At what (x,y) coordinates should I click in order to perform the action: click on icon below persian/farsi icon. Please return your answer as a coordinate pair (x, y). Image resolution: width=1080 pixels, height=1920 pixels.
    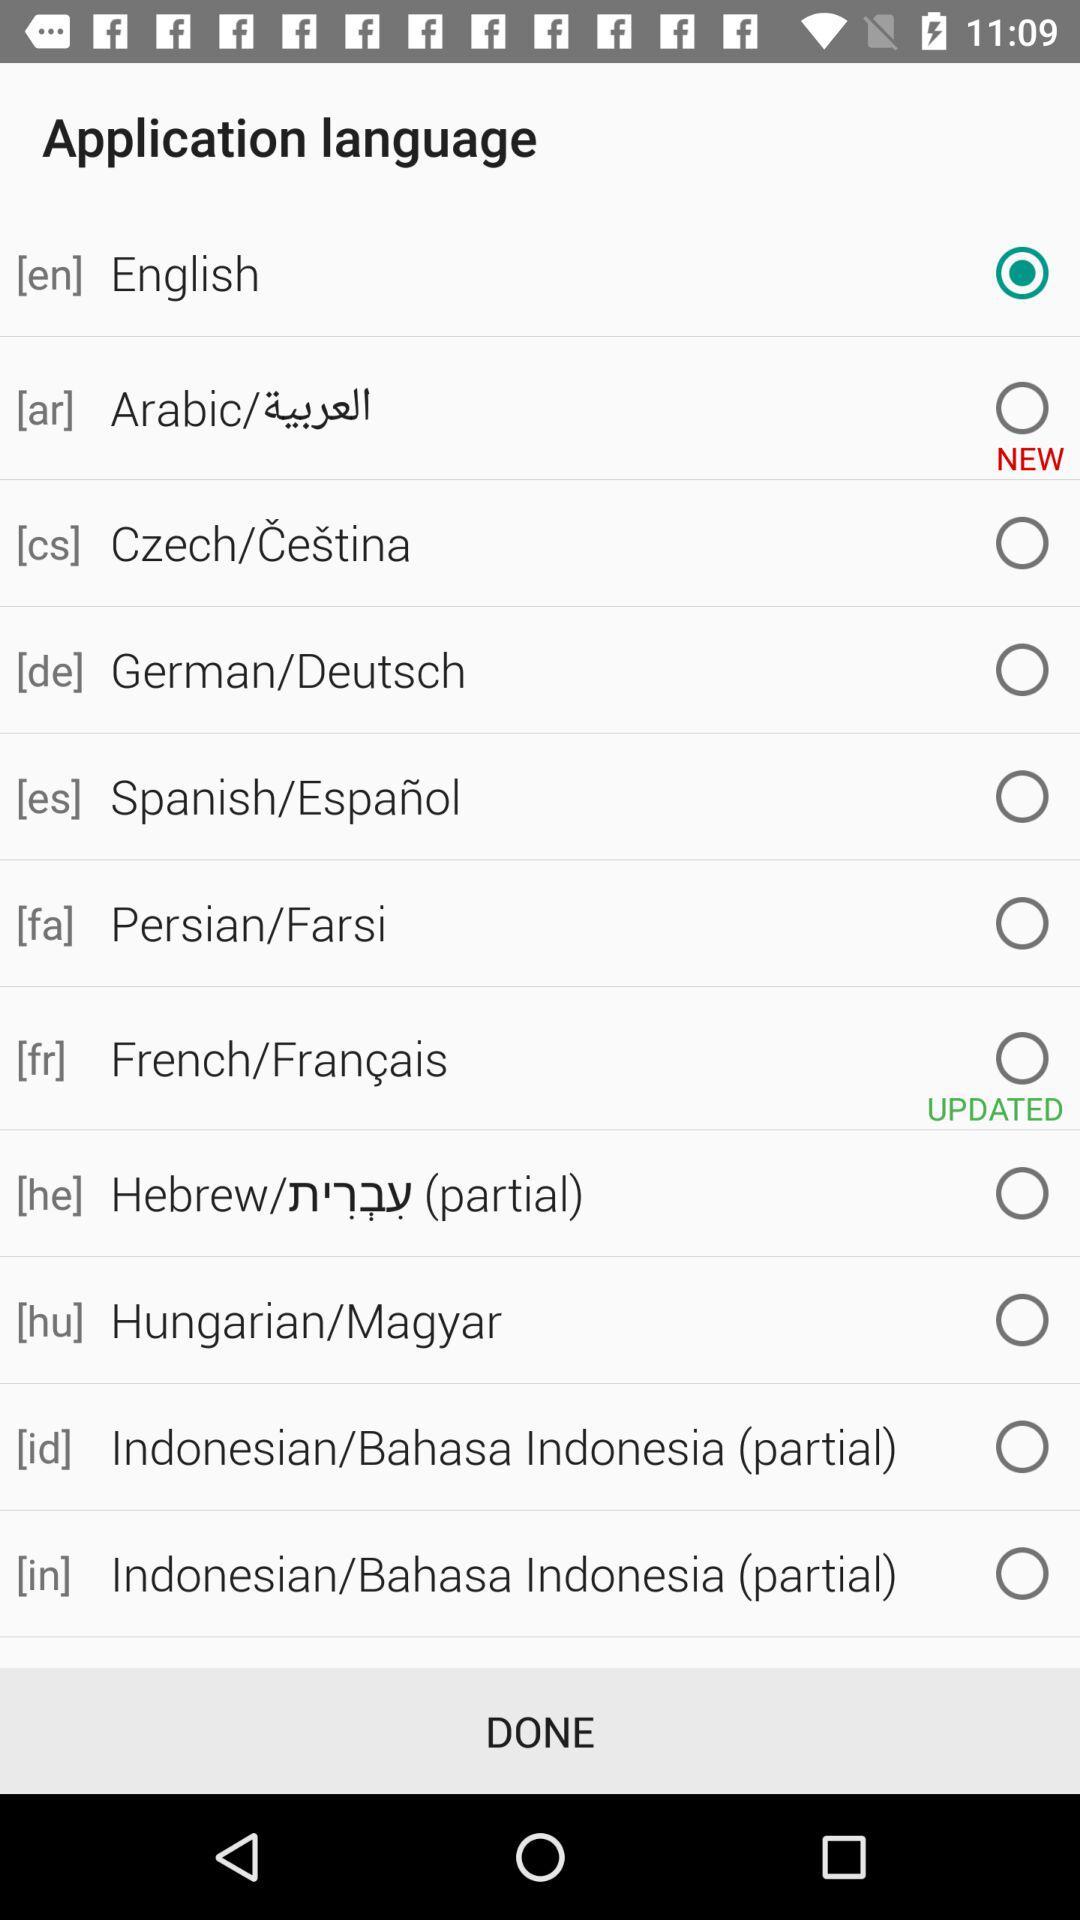
    Looking at the image, I should click on (586, 1057).